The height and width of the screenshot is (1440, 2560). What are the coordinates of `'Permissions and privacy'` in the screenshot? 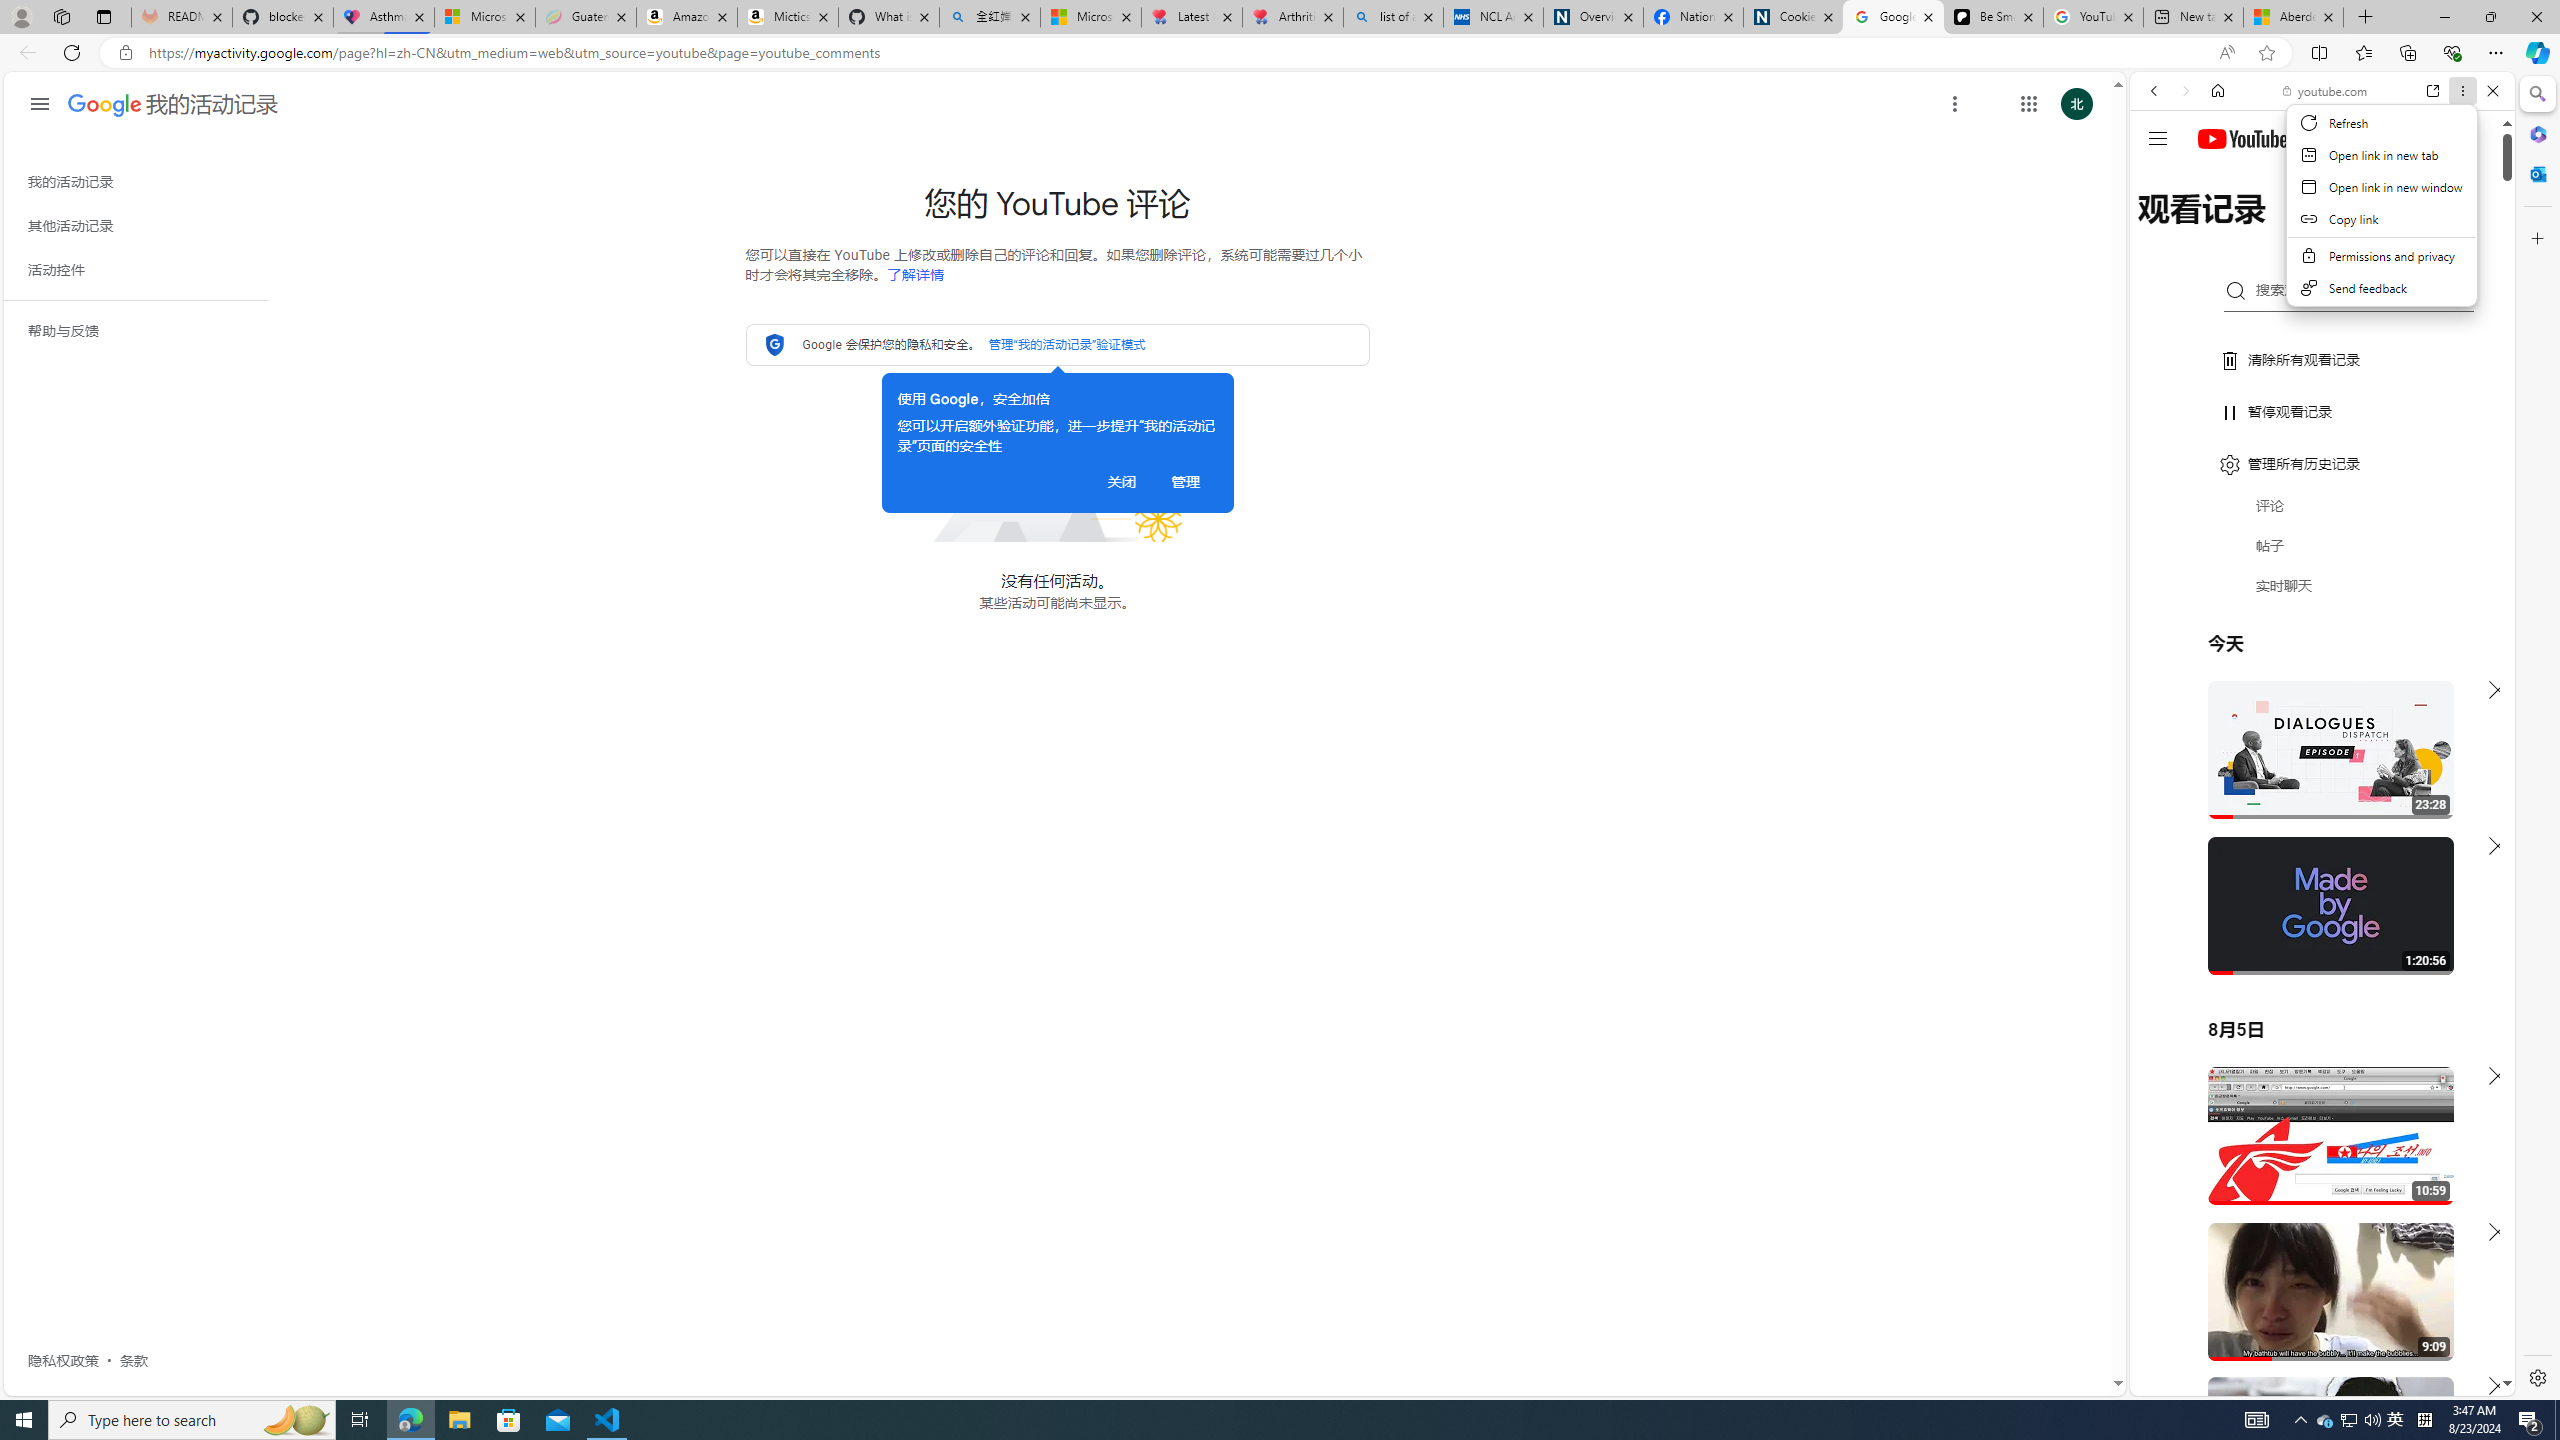 It's located at (2381, 256).